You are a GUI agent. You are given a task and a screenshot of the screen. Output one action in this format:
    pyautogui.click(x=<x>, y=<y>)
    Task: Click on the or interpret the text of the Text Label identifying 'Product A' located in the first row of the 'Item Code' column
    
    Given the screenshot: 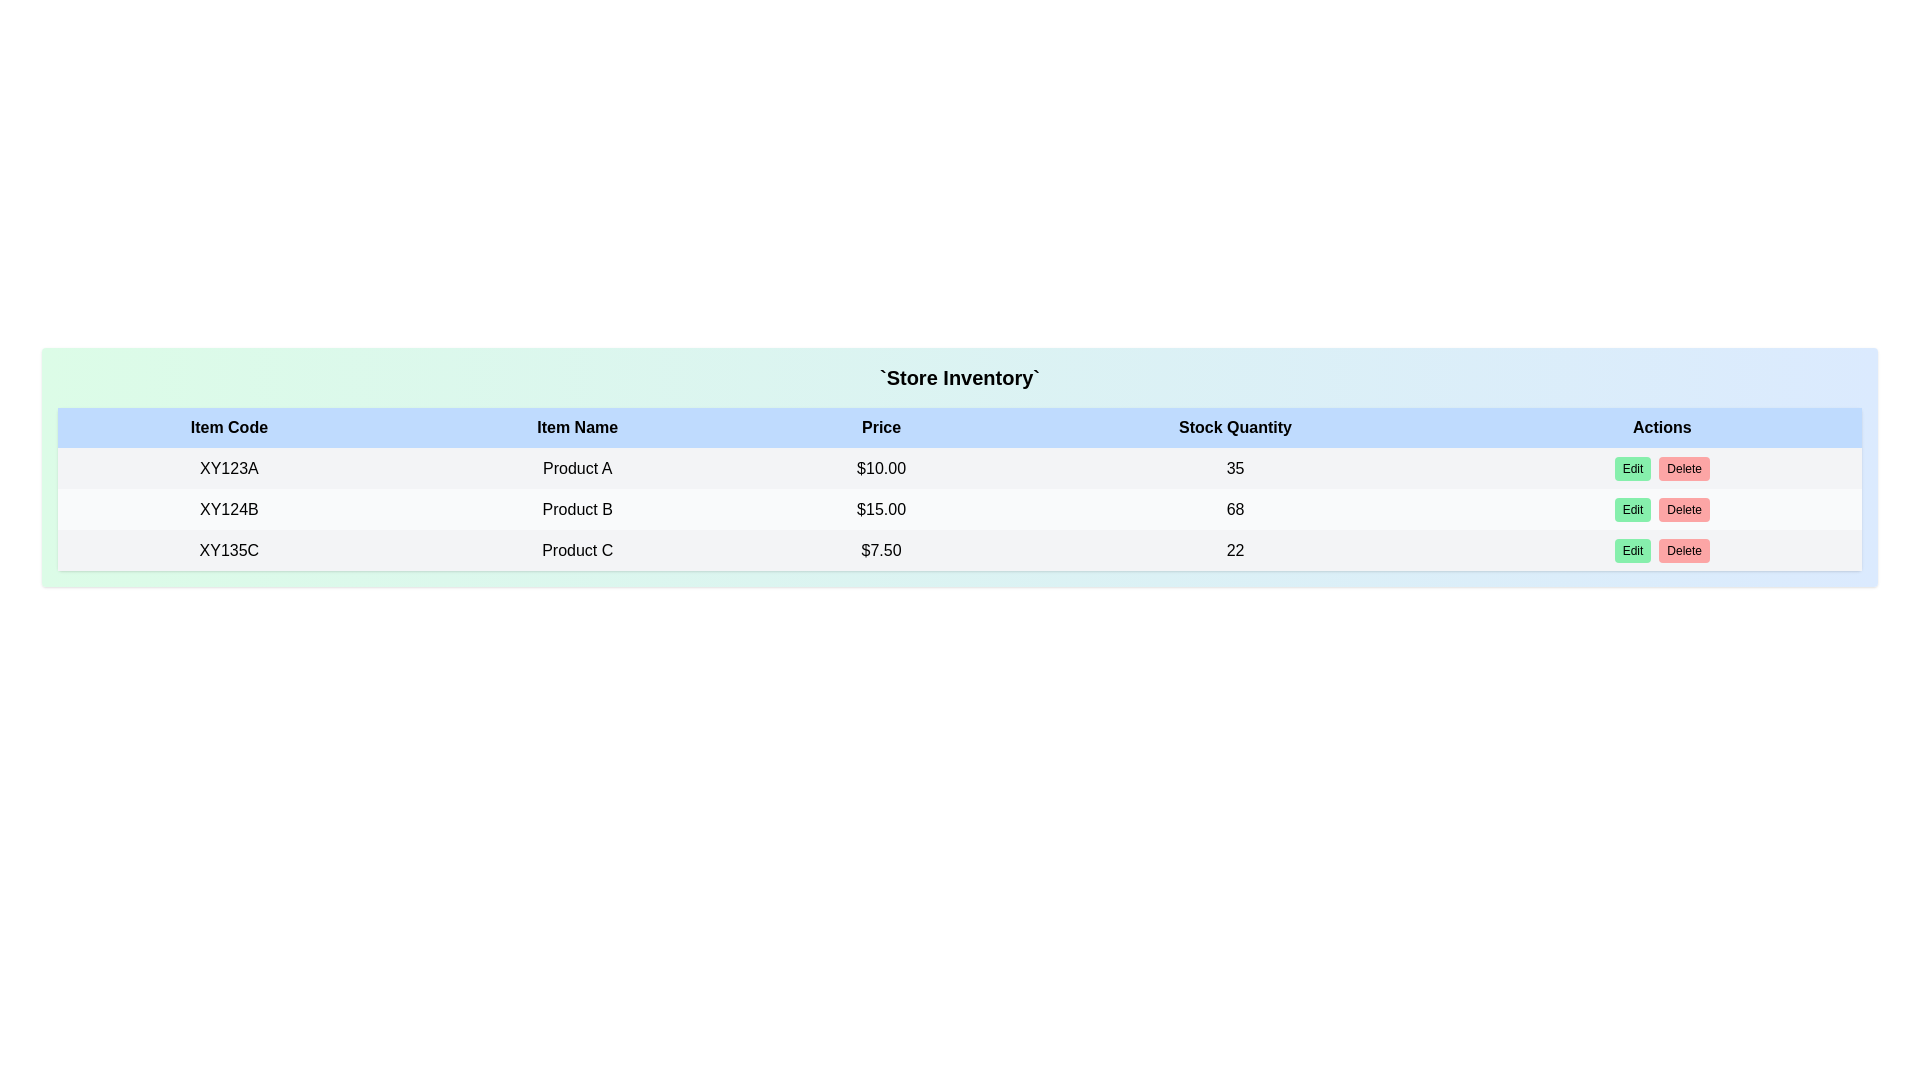 What is the action you would take?
    pyautogui.click(x=229, y=468)
    